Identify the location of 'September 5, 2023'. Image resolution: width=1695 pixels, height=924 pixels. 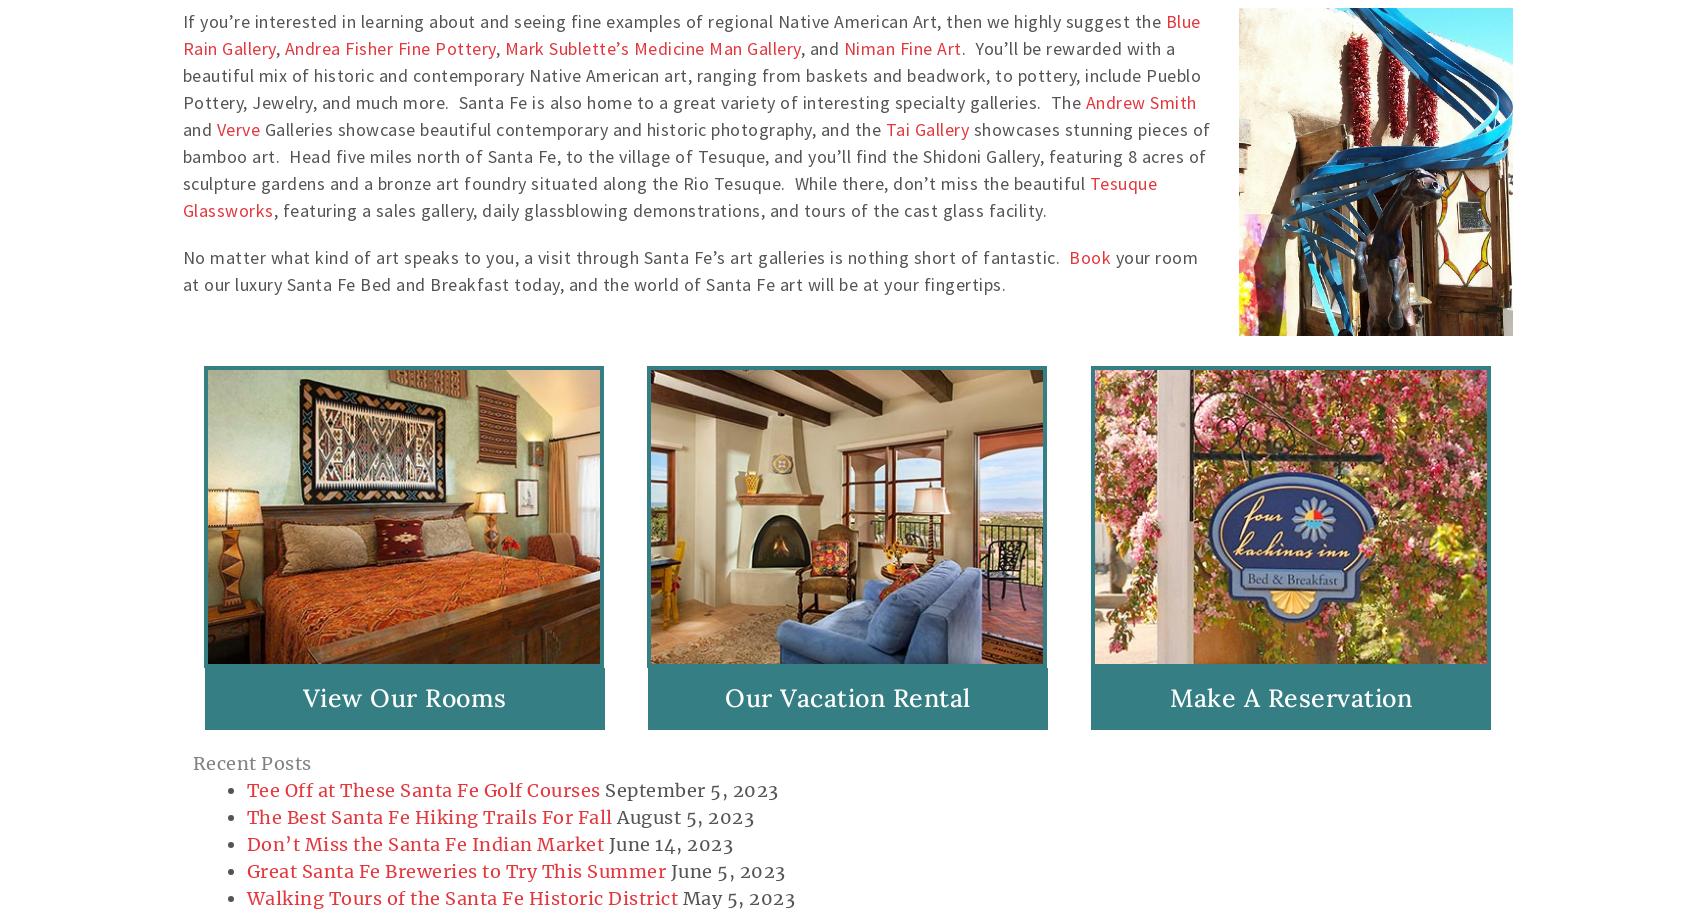
(691, 789).